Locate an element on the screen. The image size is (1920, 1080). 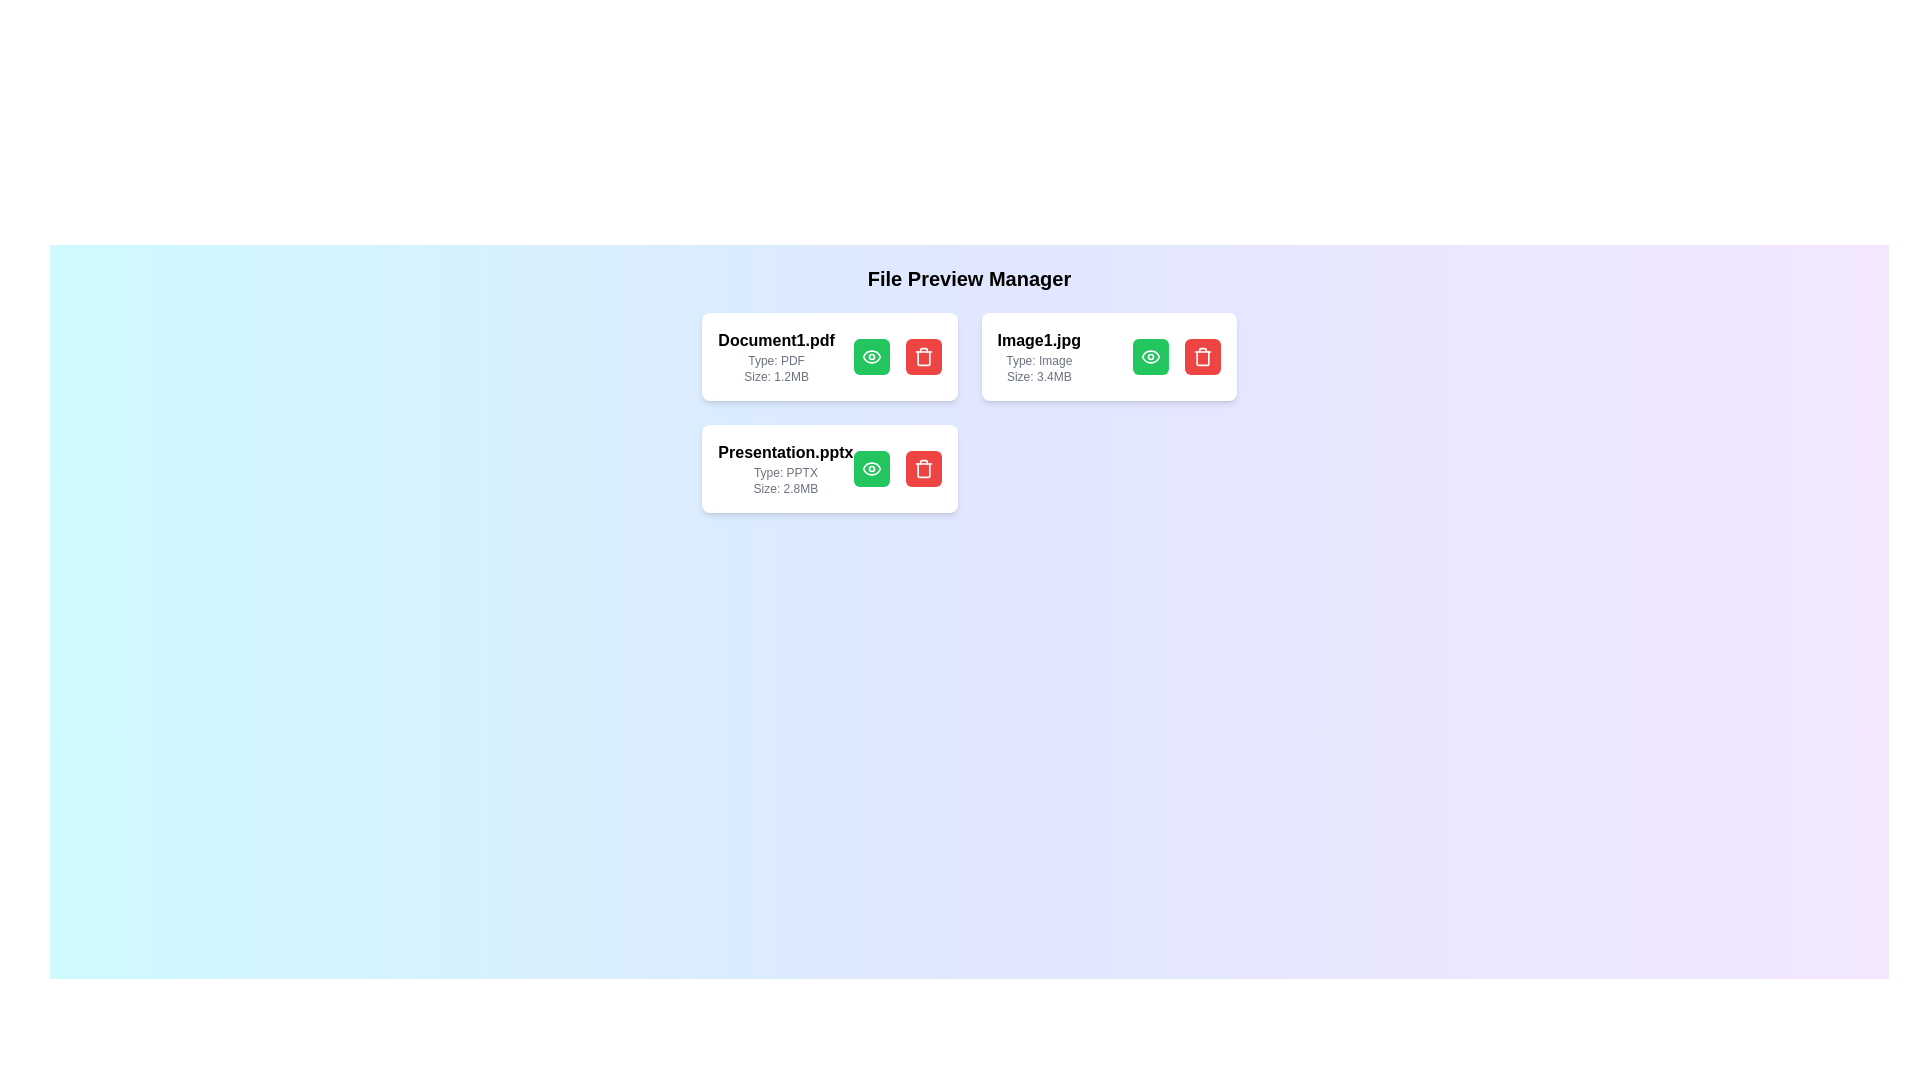
the red button with a trash icon to initiate a delete action for the associated file or item is located at coordinates (922, 356).